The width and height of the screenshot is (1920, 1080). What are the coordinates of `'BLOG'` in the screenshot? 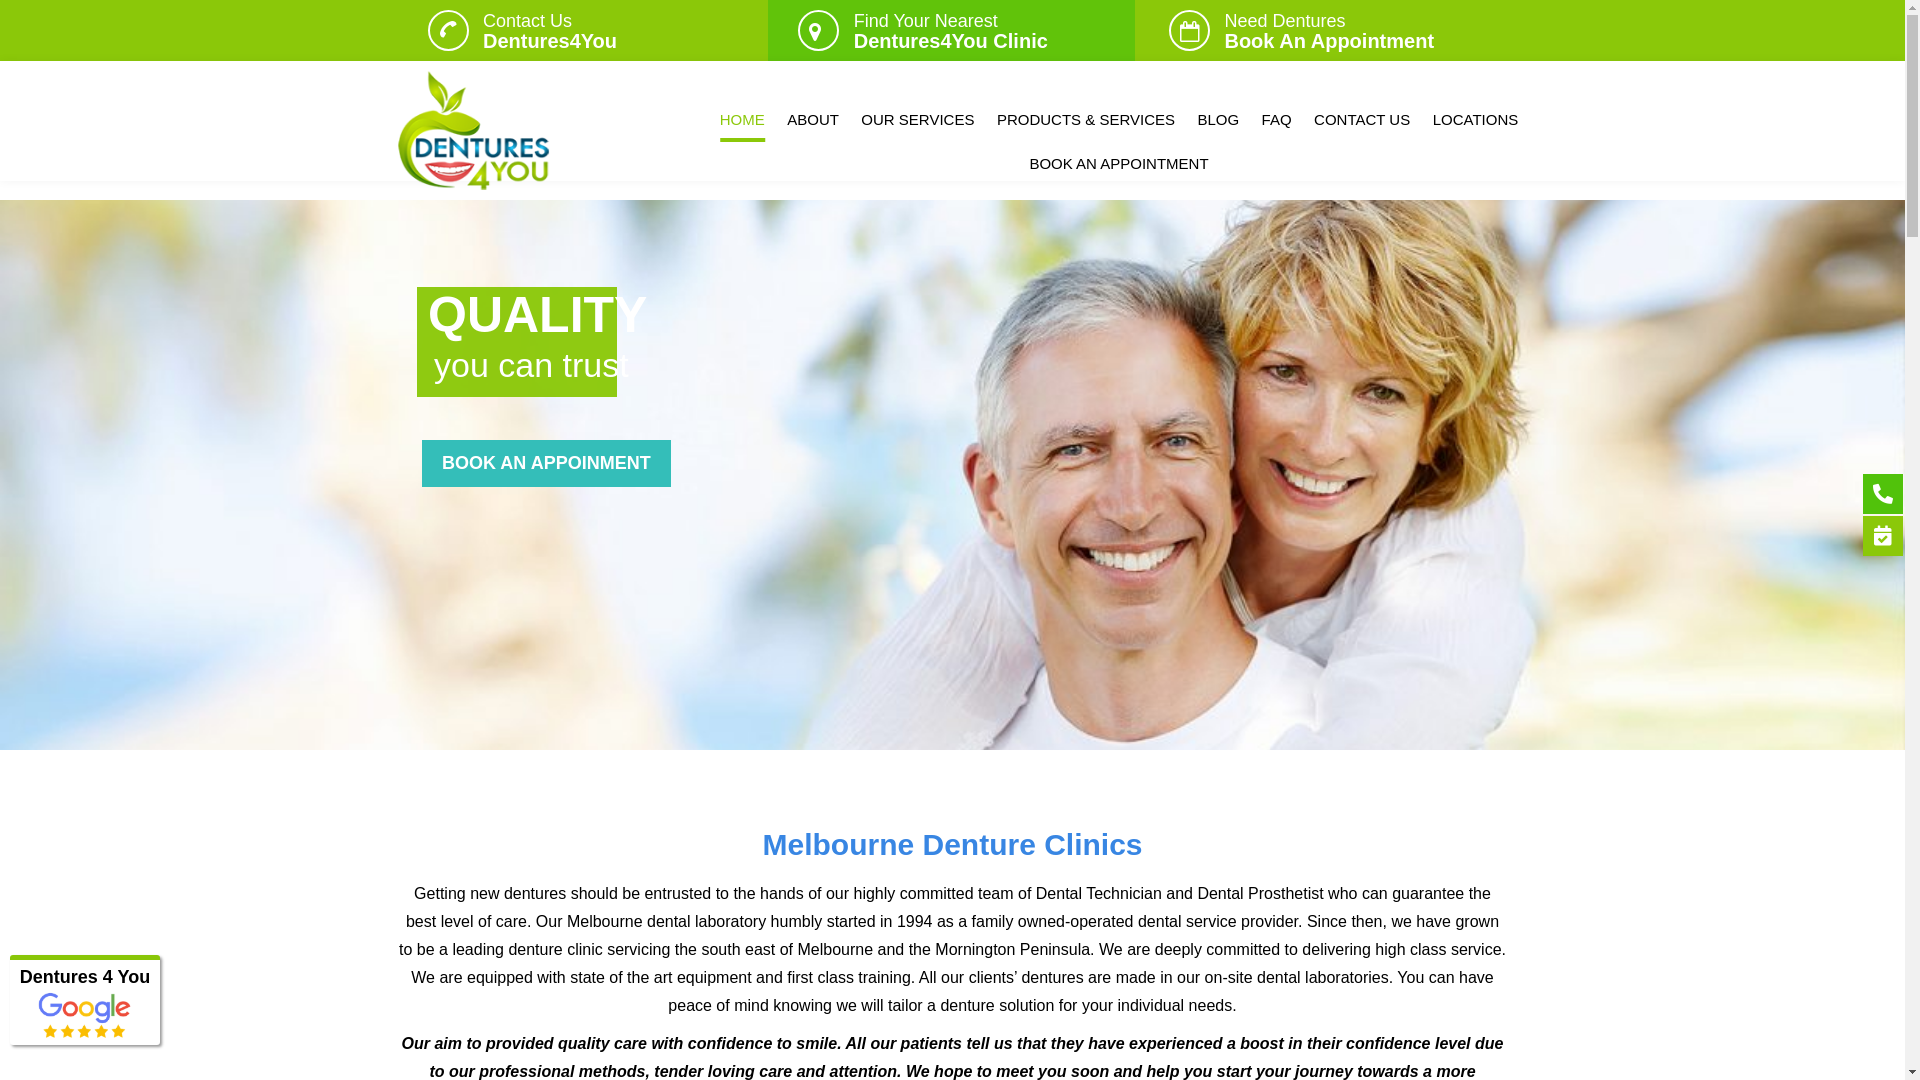 It's located at (1217, 119).